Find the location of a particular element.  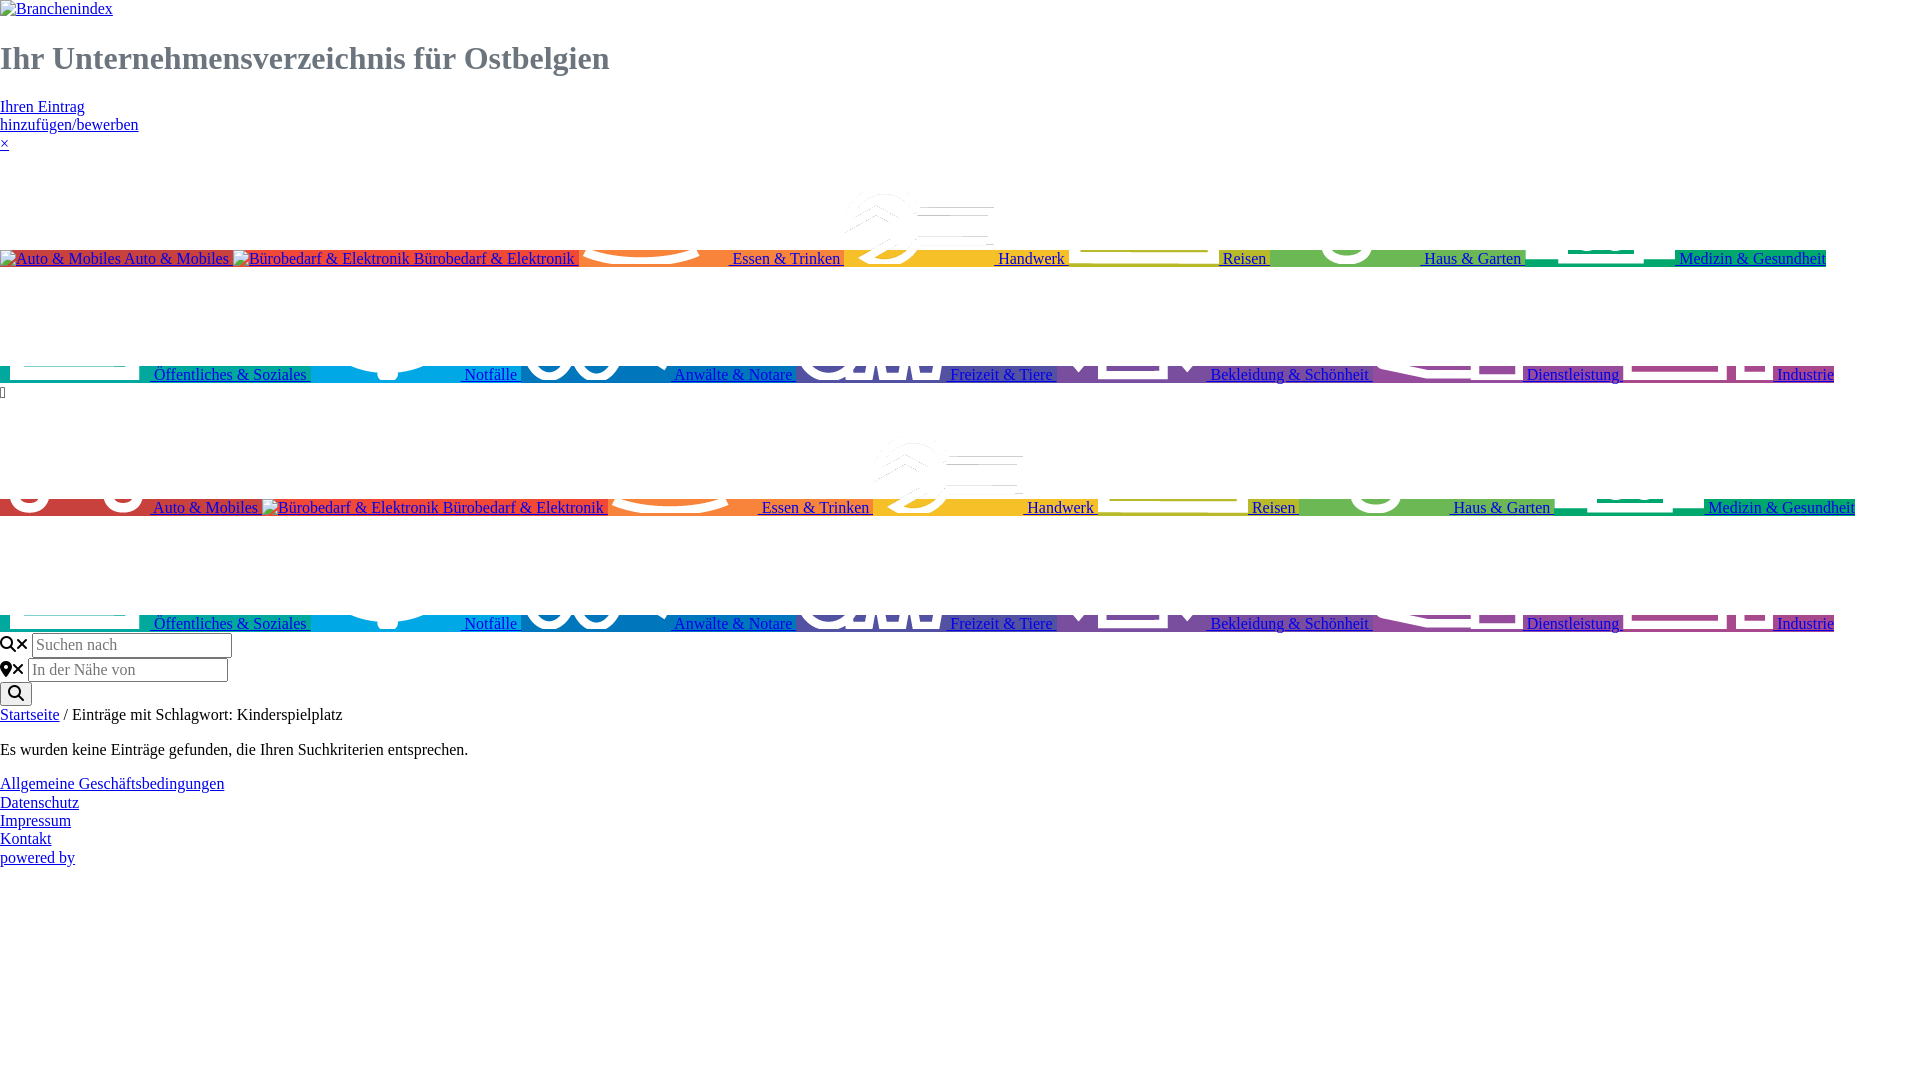

'Datenschutz' is located at coordinates (39, 801).